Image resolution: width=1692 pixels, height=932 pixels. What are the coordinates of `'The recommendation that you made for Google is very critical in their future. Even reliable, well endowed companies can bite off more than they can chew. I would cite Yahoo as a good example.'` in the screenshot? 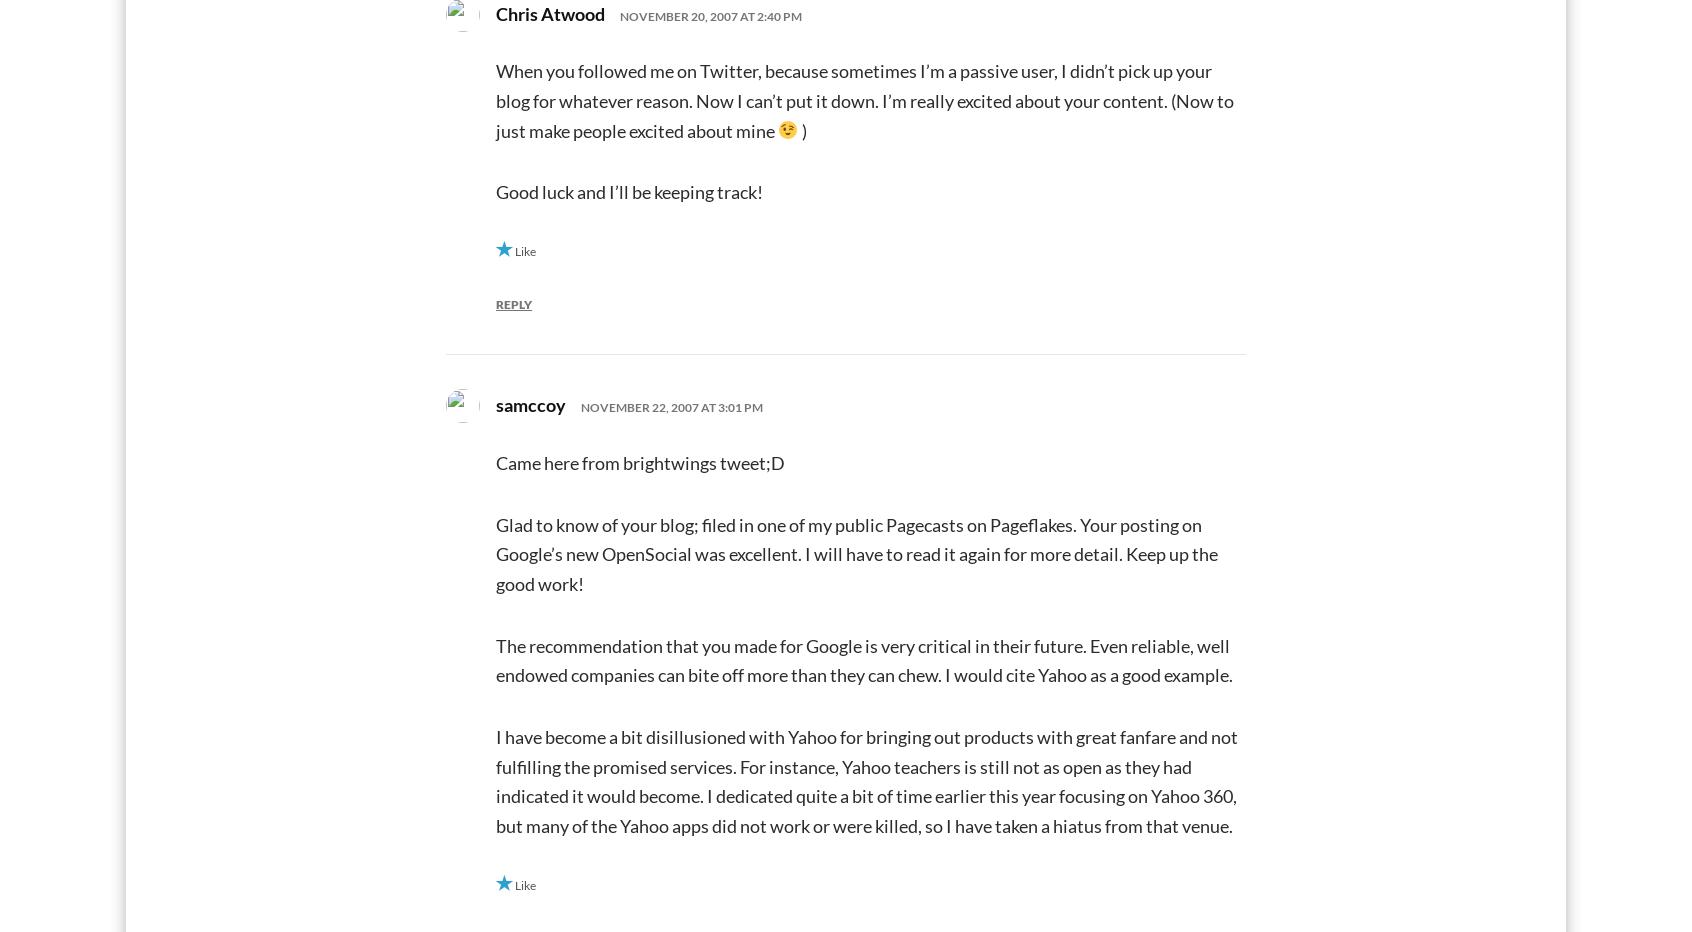 It's located at (863, 660).